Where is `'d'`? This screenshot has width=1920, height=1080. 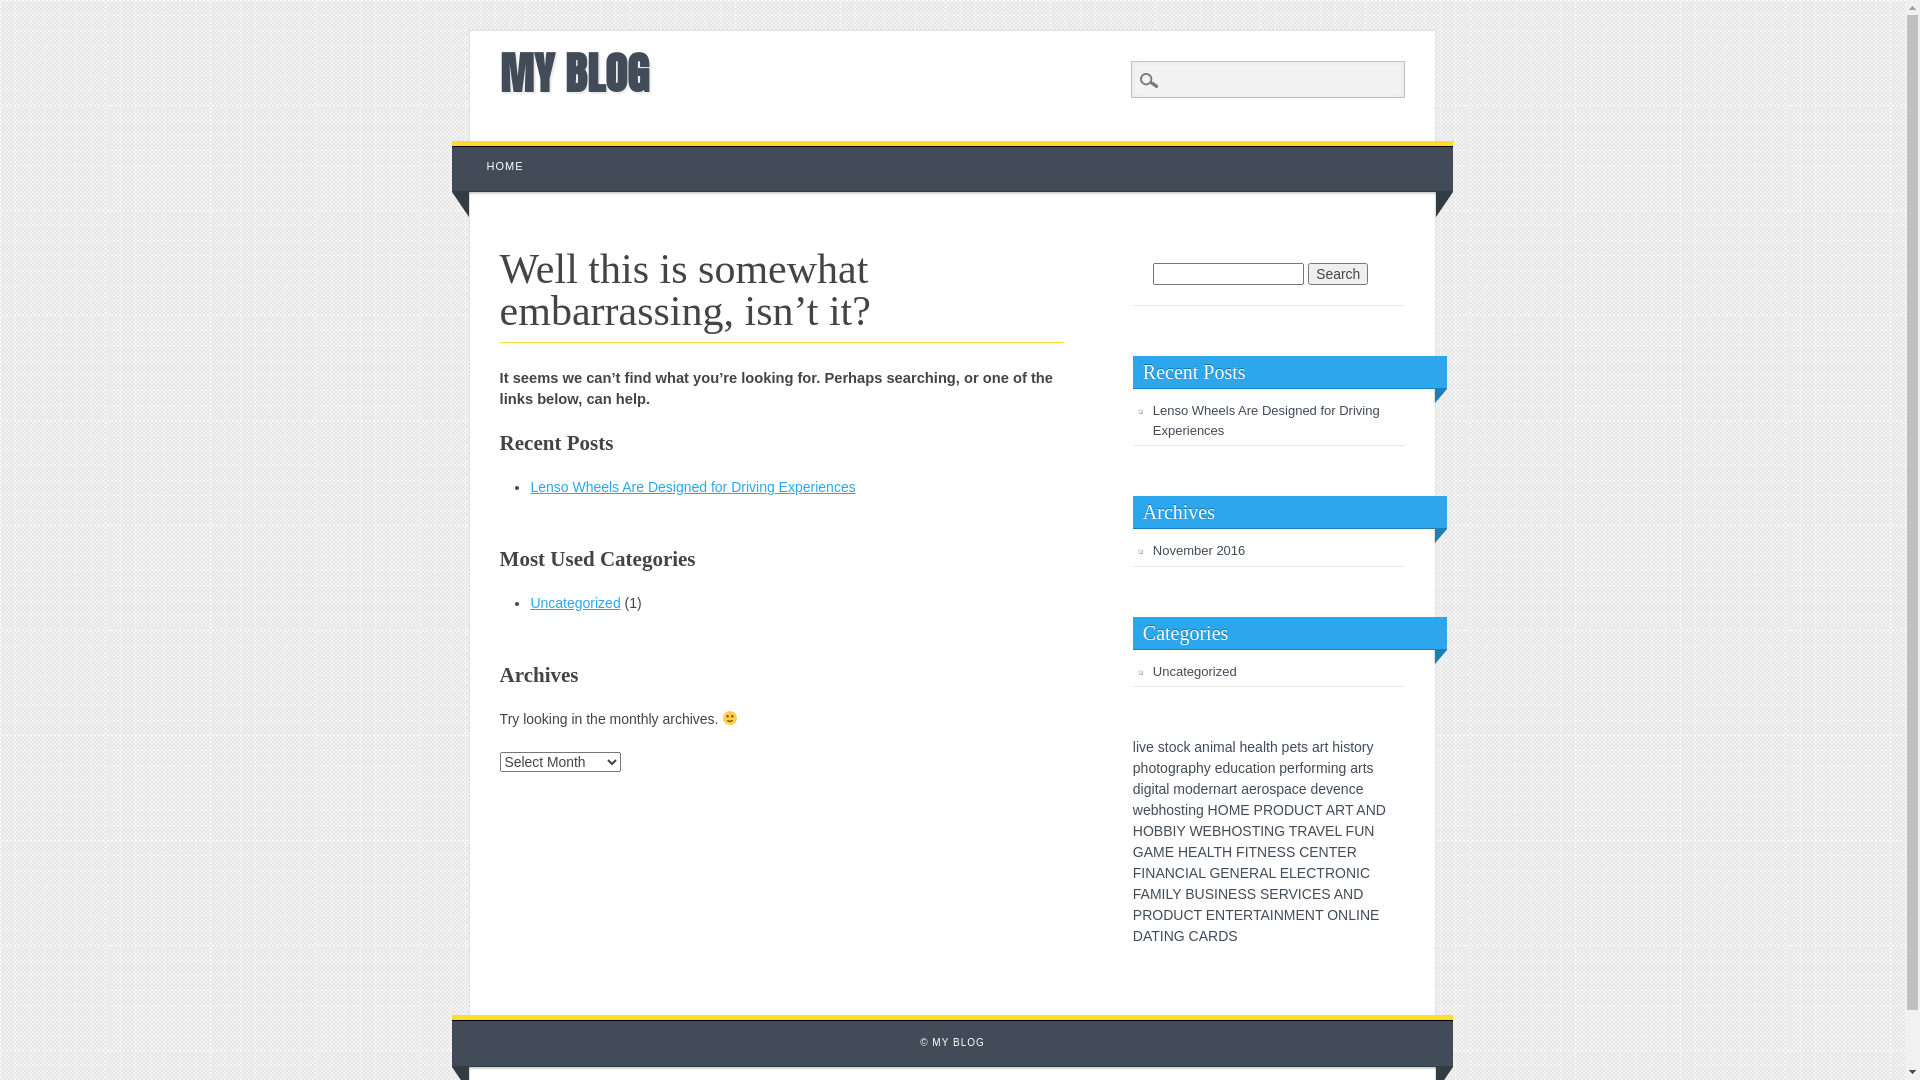 'd' is located at coordinates (1224, 766).